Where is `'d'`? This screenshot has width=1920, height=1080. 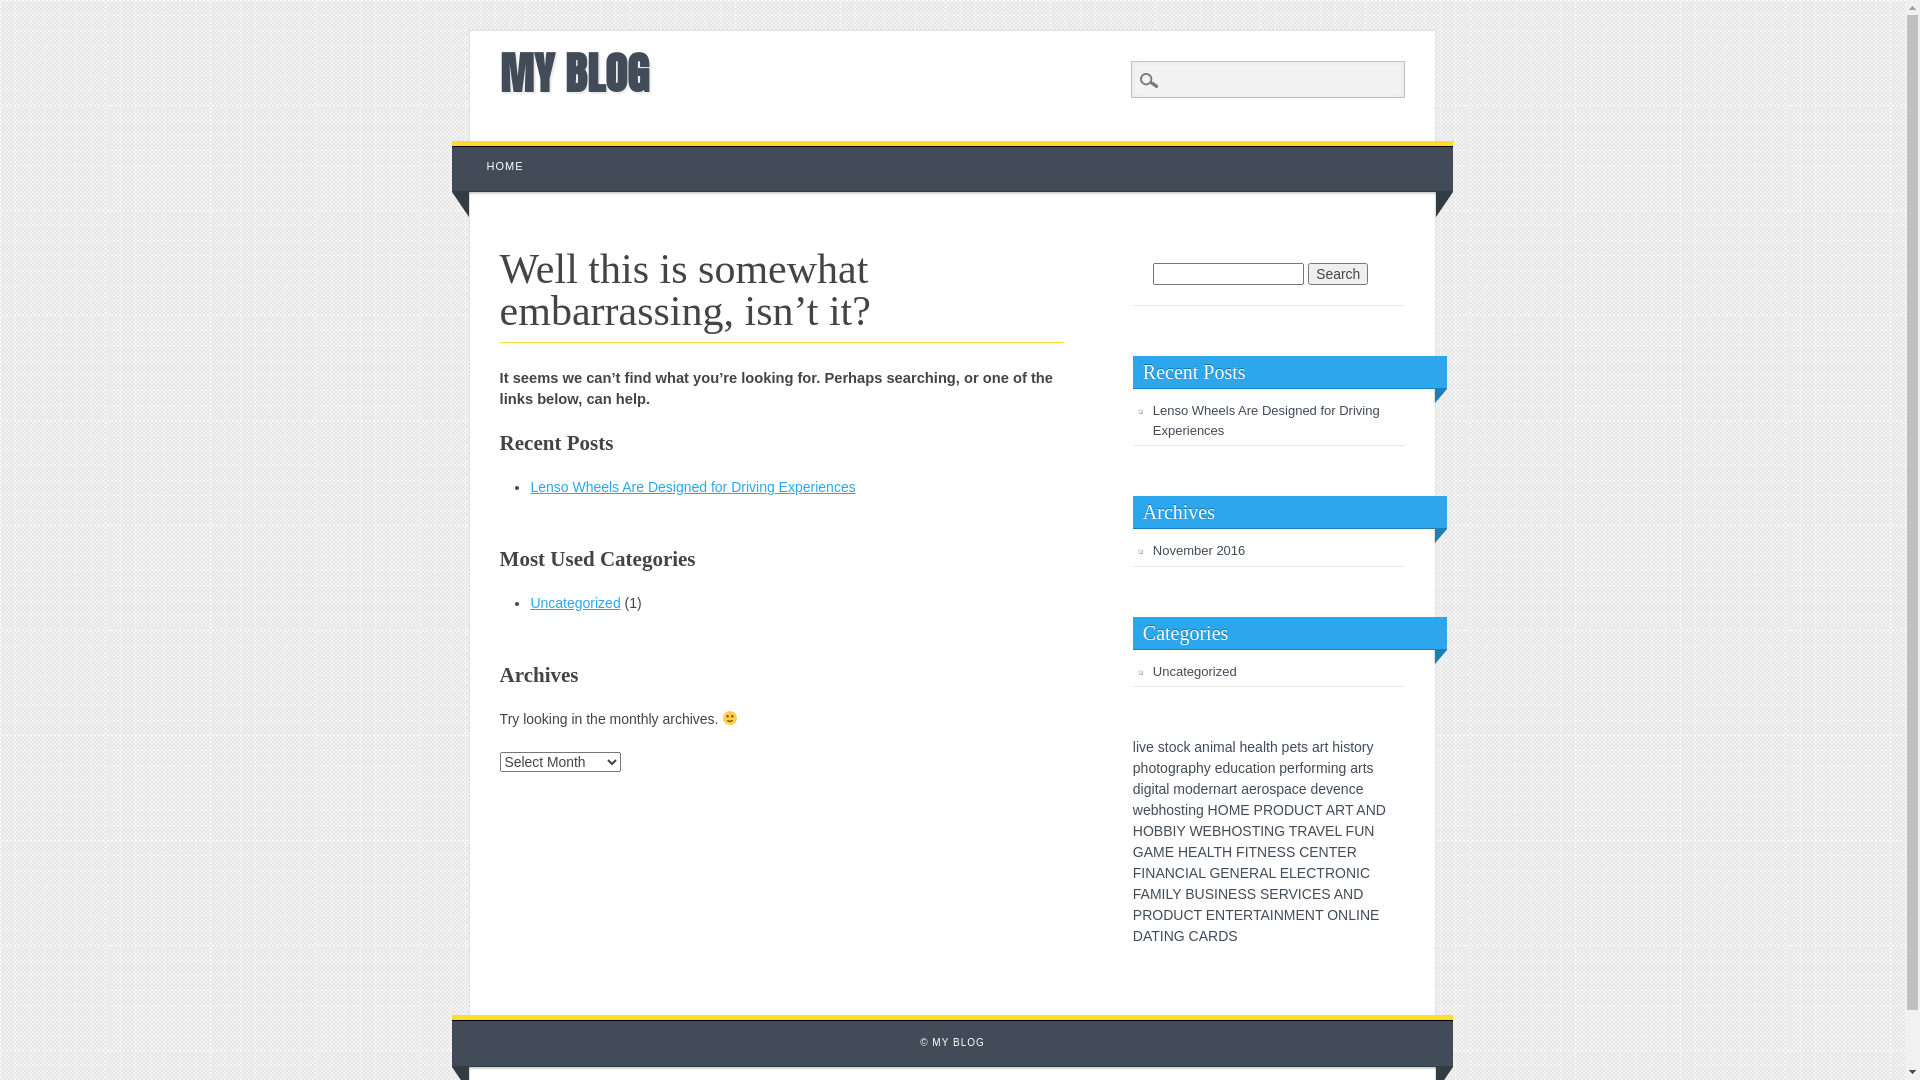 'd' is located at coordinates (1224, 766).